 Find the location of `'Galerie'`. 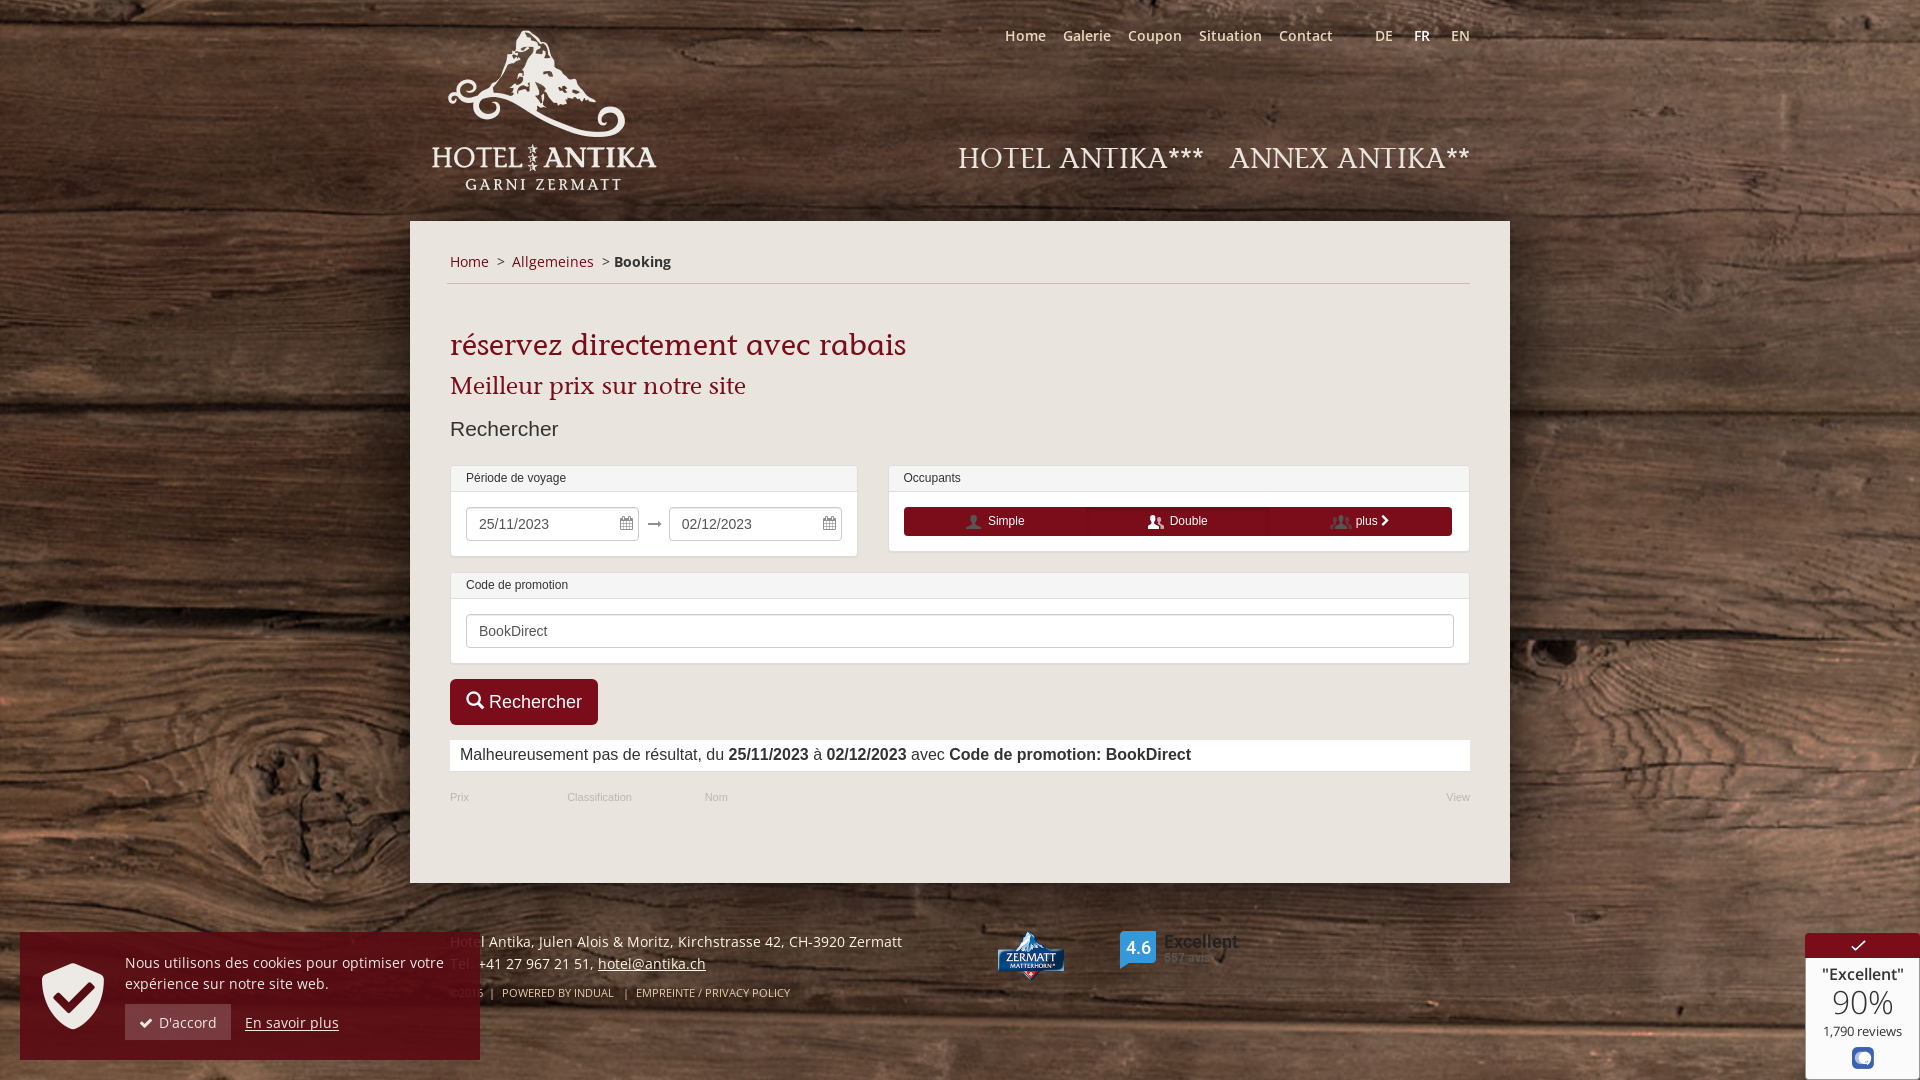

'Galerie' is located at coordinates (1045, 35).